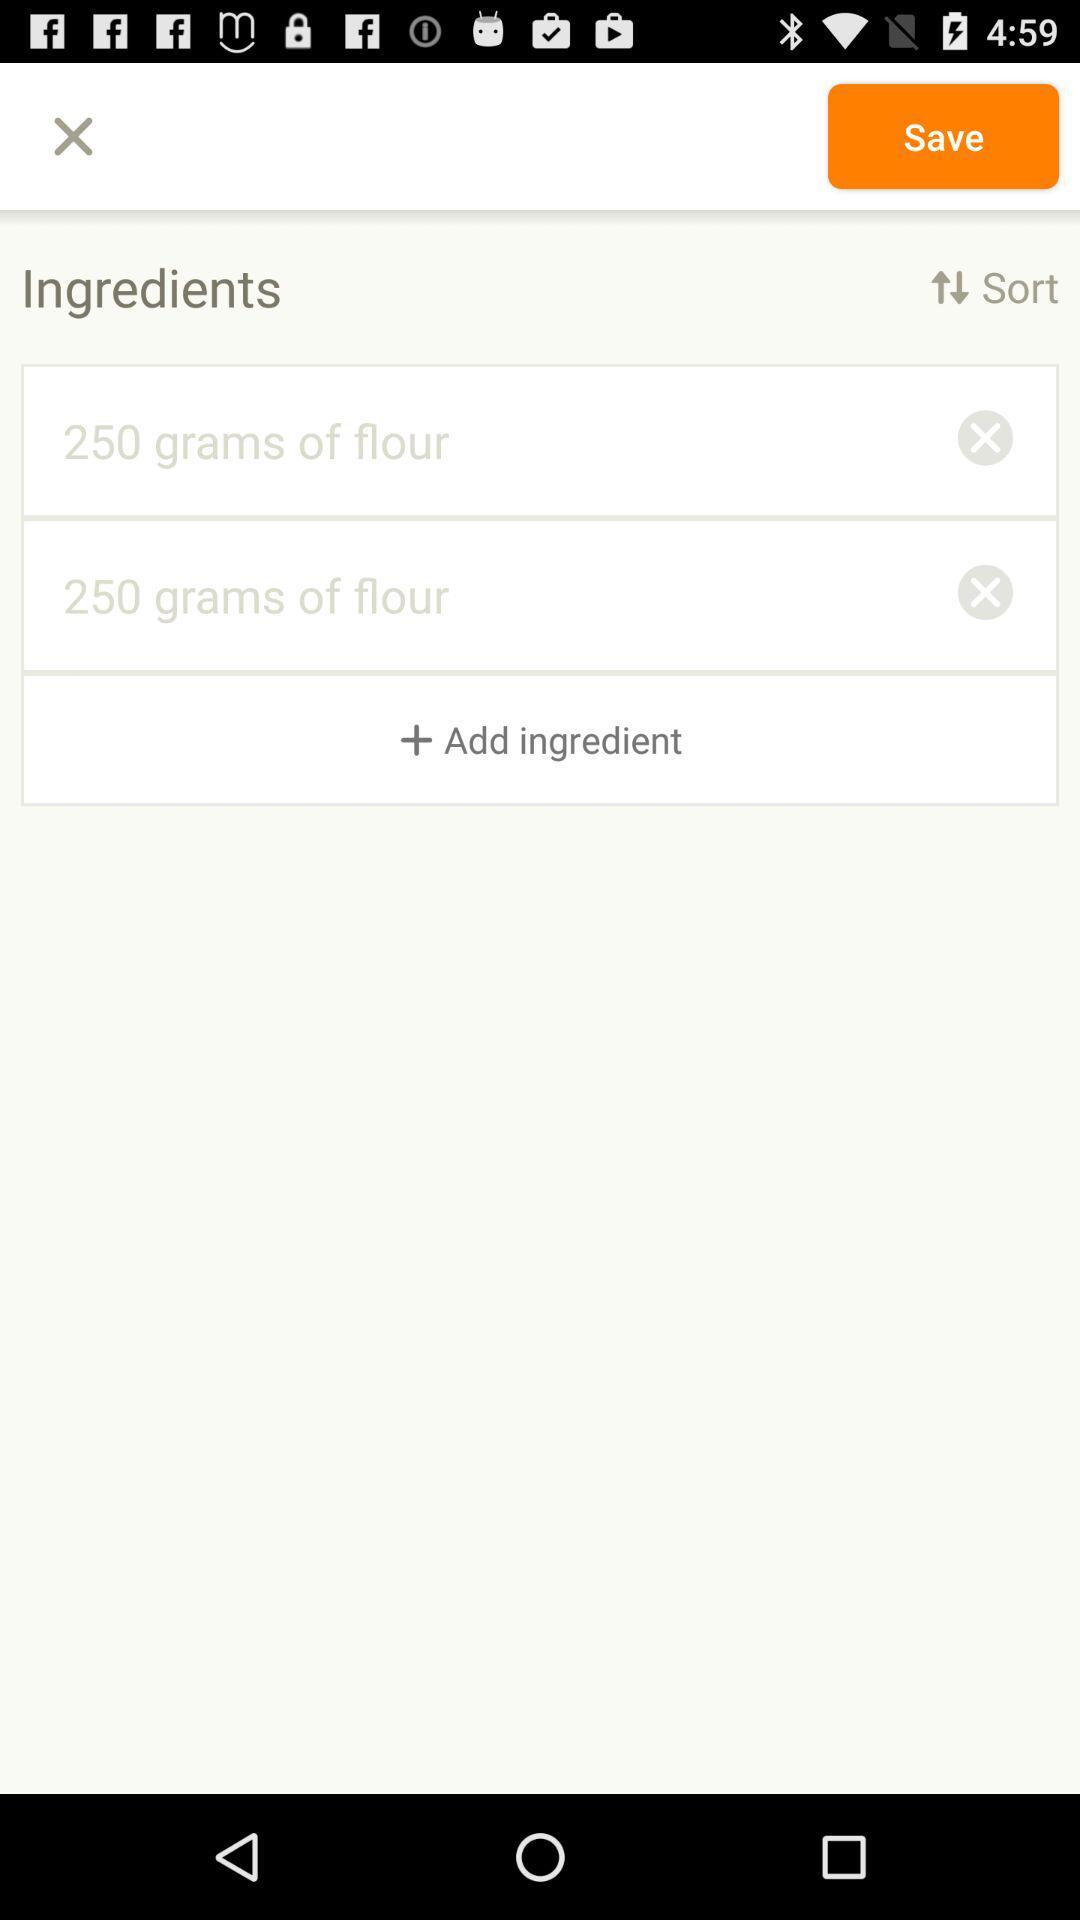 The image size is (1080, 1920). Describe the element at coordinates (943, 135) in the screenshot. I see `the save icon` at that location.